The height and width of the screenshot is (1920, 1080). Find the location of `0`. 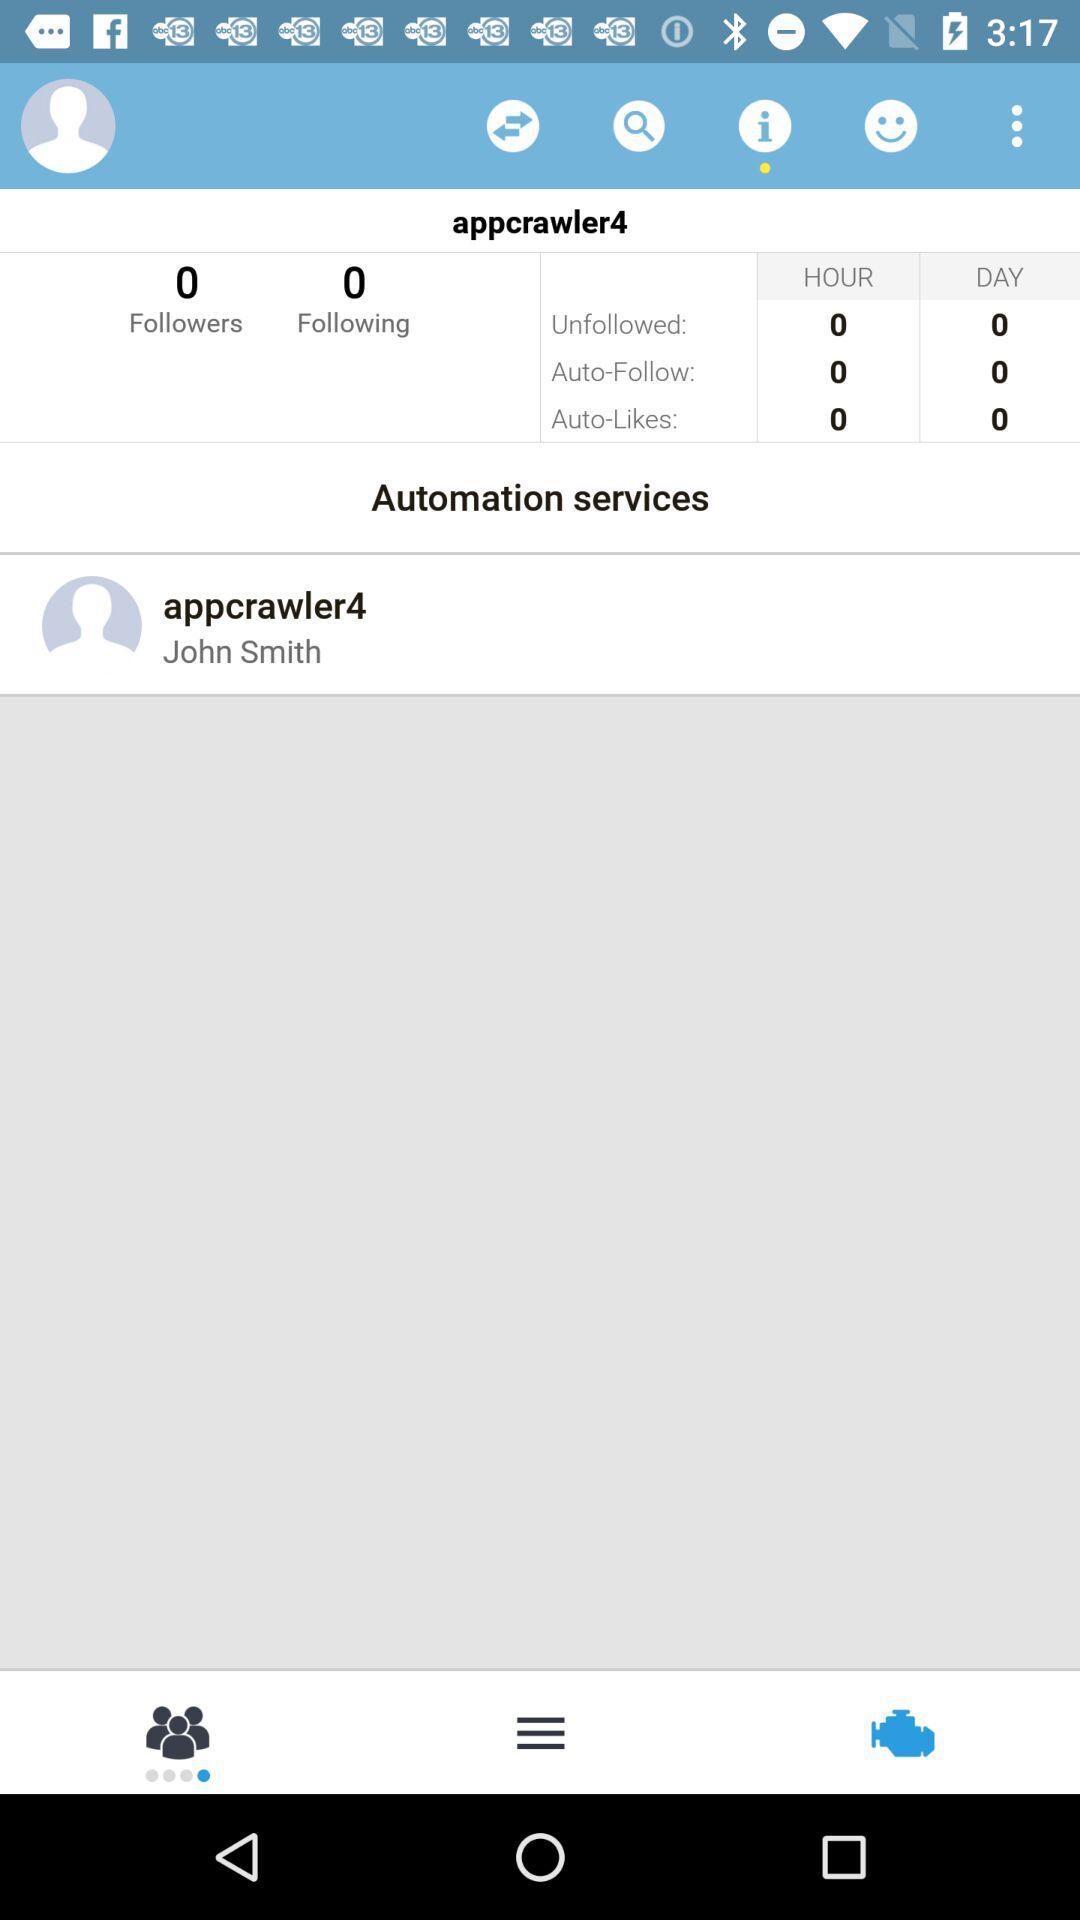

0 is located at coordinates (352, 295).